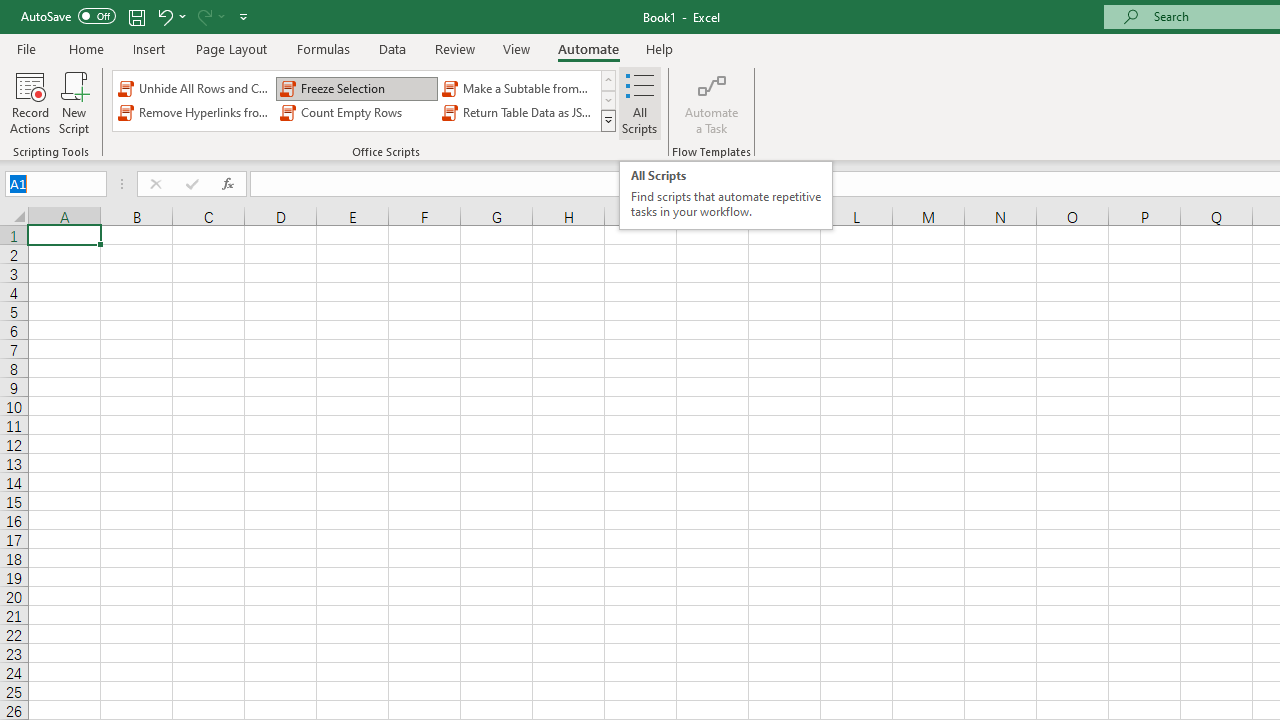 The image size is (1280, 720). What do you see at coordinates (231, 48) in the screenshot?
I see `'Page Layout'` at bounding box center [231, 48].